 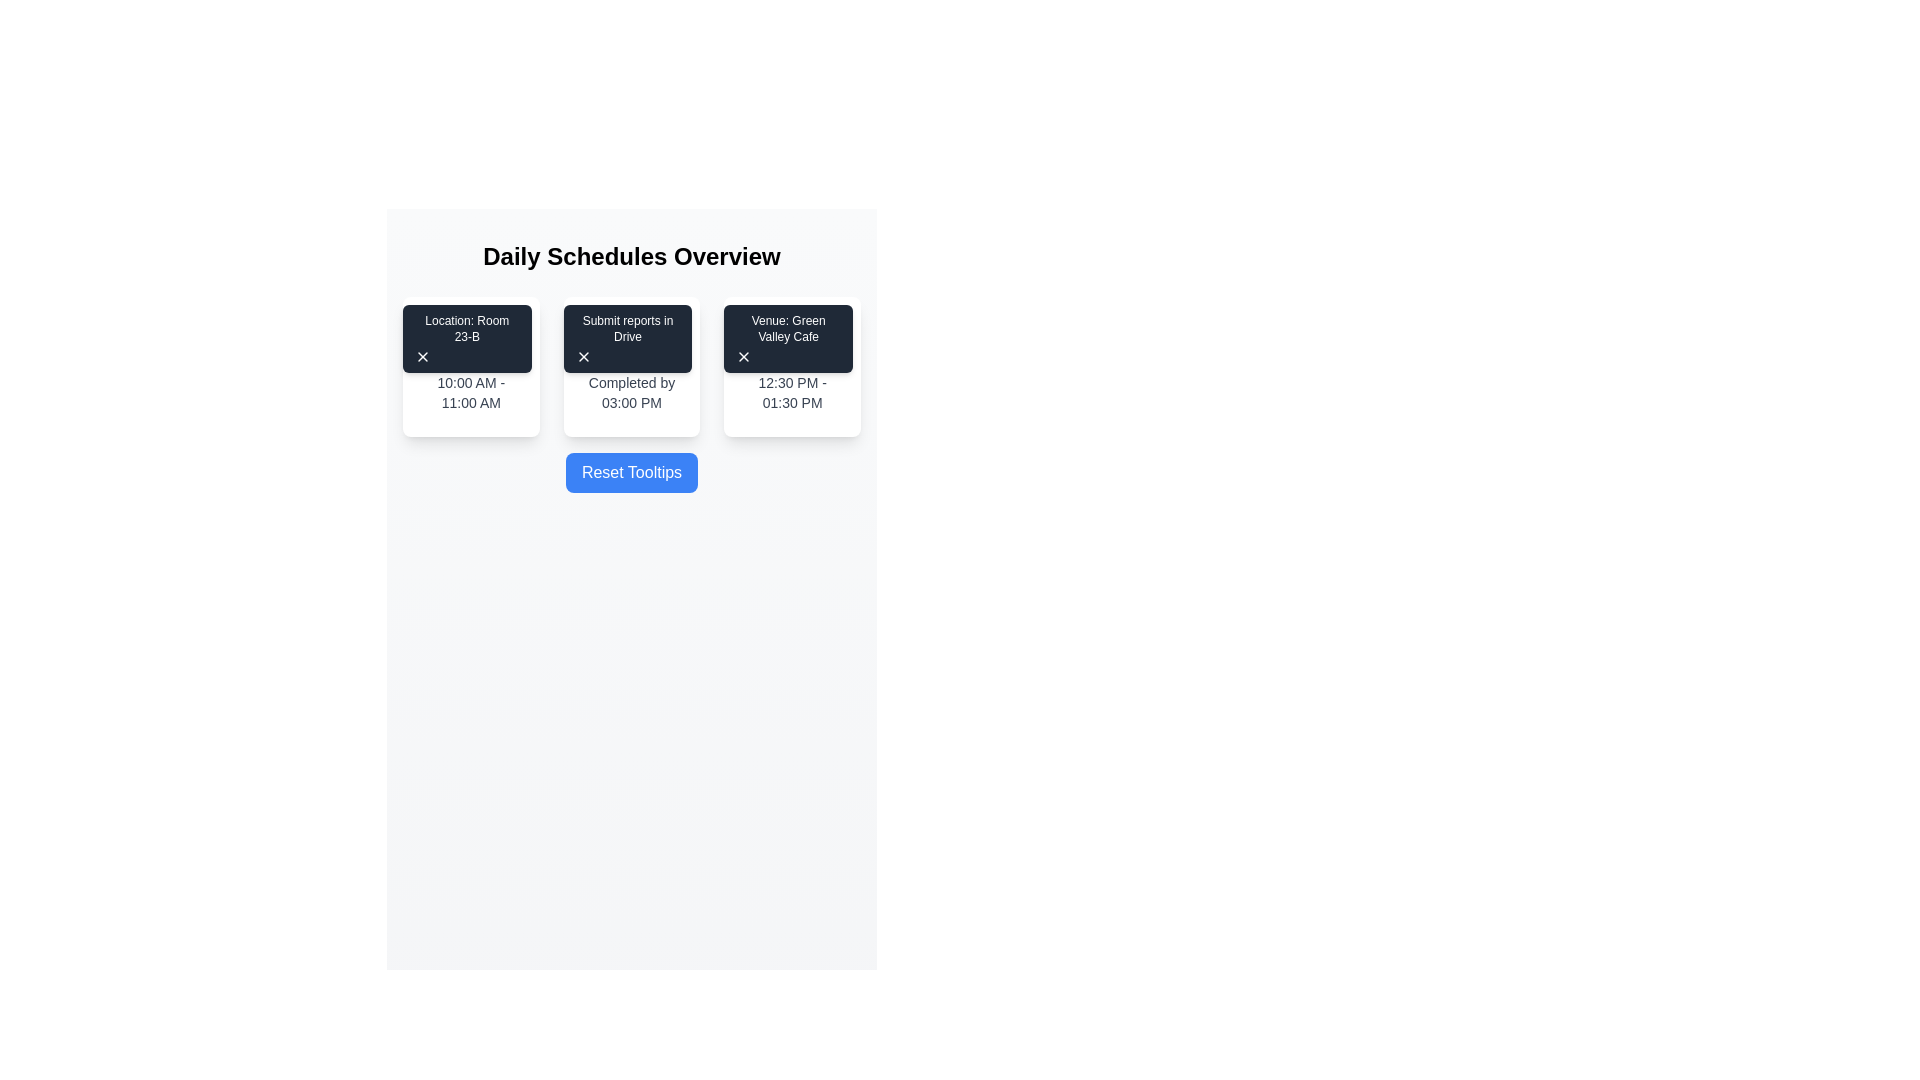 I want to click on the text element displaying 'Submit reports in Drive', which is styled in white text on a dark background and located in the top section of the middle card, so click(x=627, y=327).